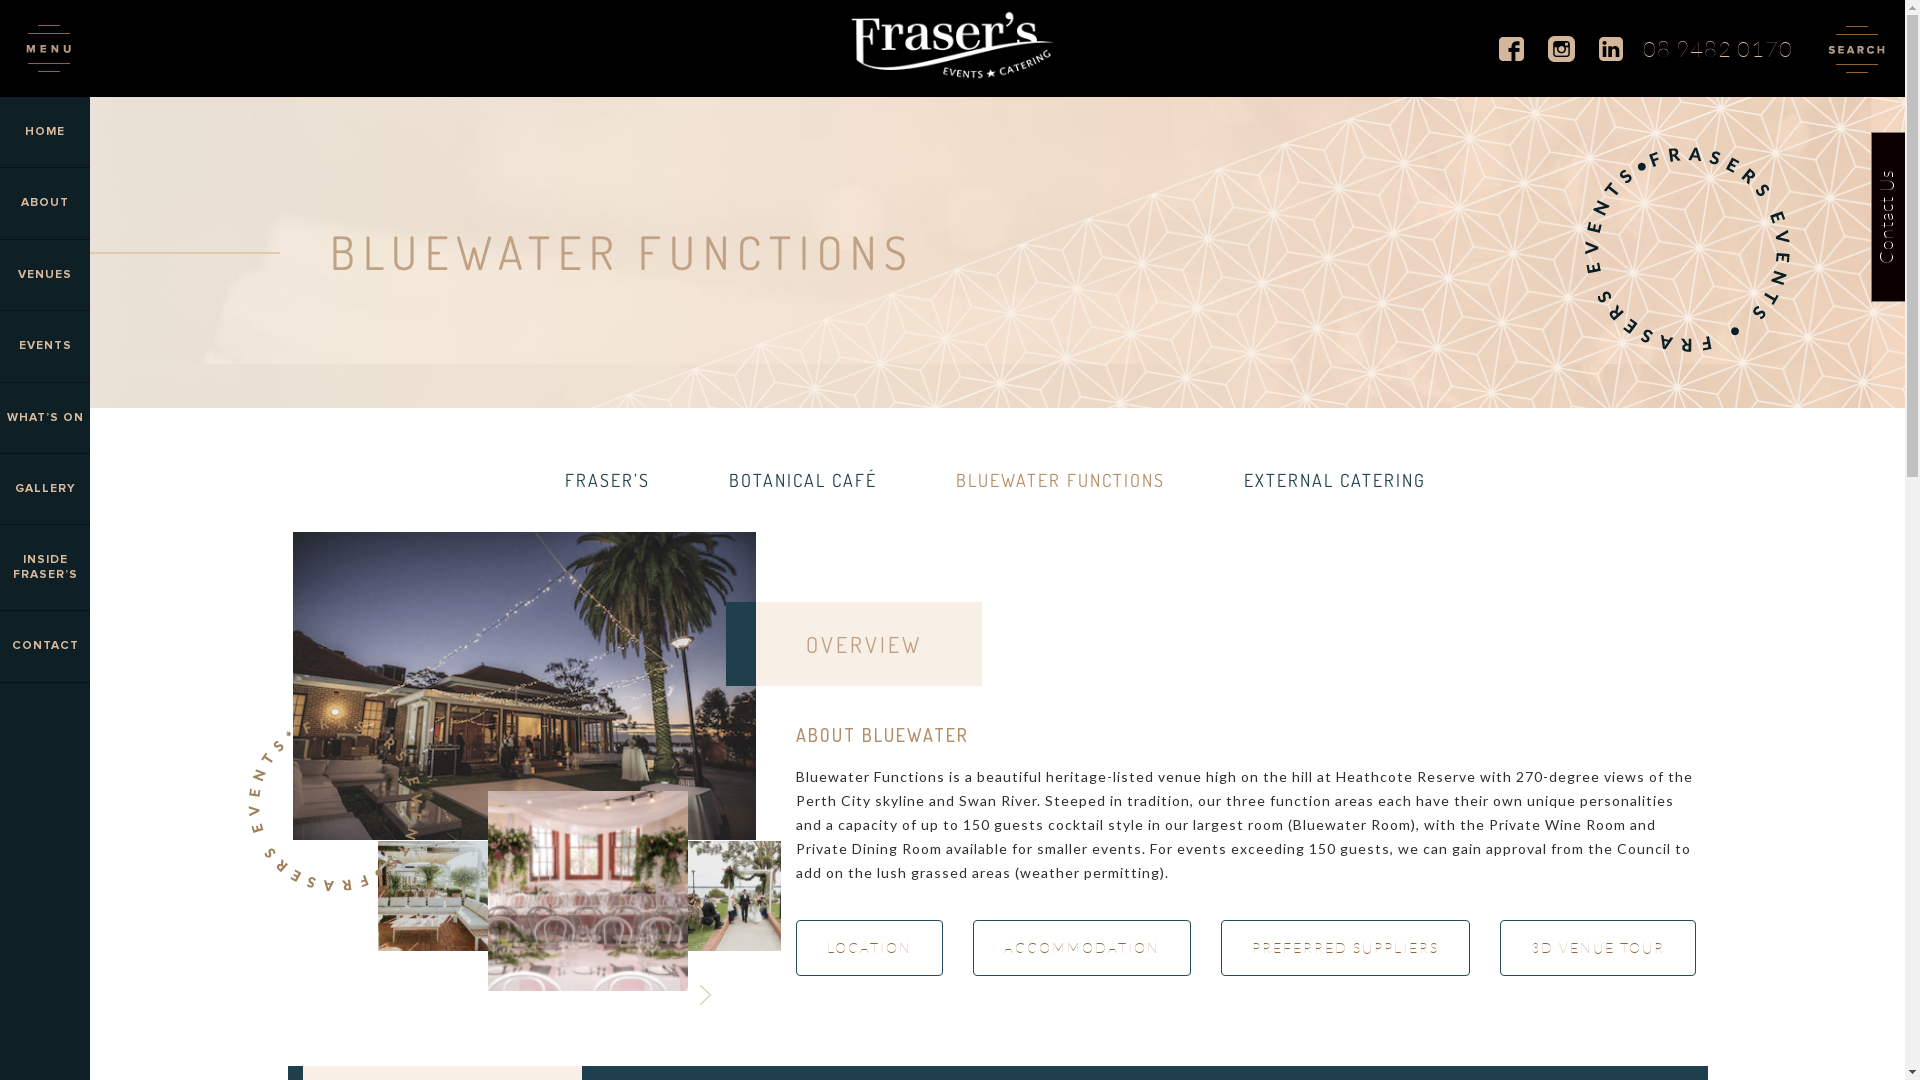 This screenshot has width=1920, height=1080. What do you see at coordinates (1717, 47) in the screenshot?
I see `'08 9482 0170'` at bounding box center [1717, 47].